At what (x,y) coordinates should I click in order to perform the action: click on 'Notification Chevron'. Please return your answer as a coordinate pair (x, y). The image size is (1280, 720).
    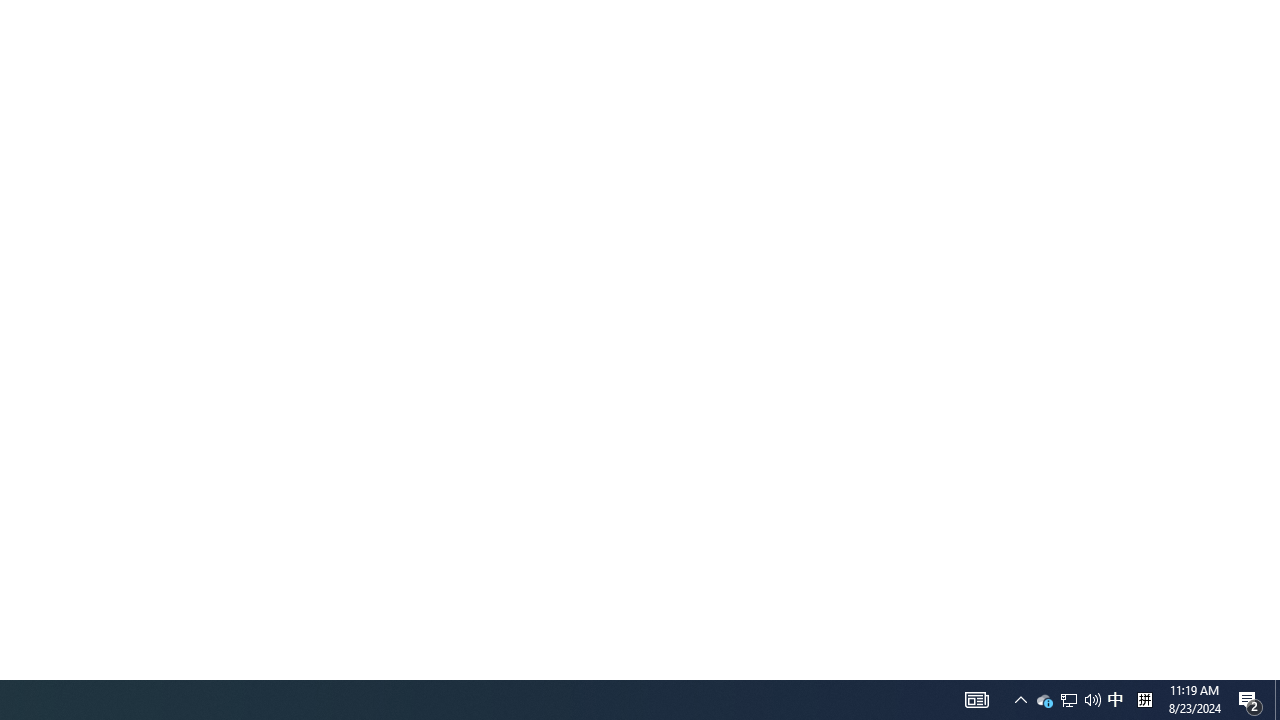
    Looking at the image, I should click on (977, 698).